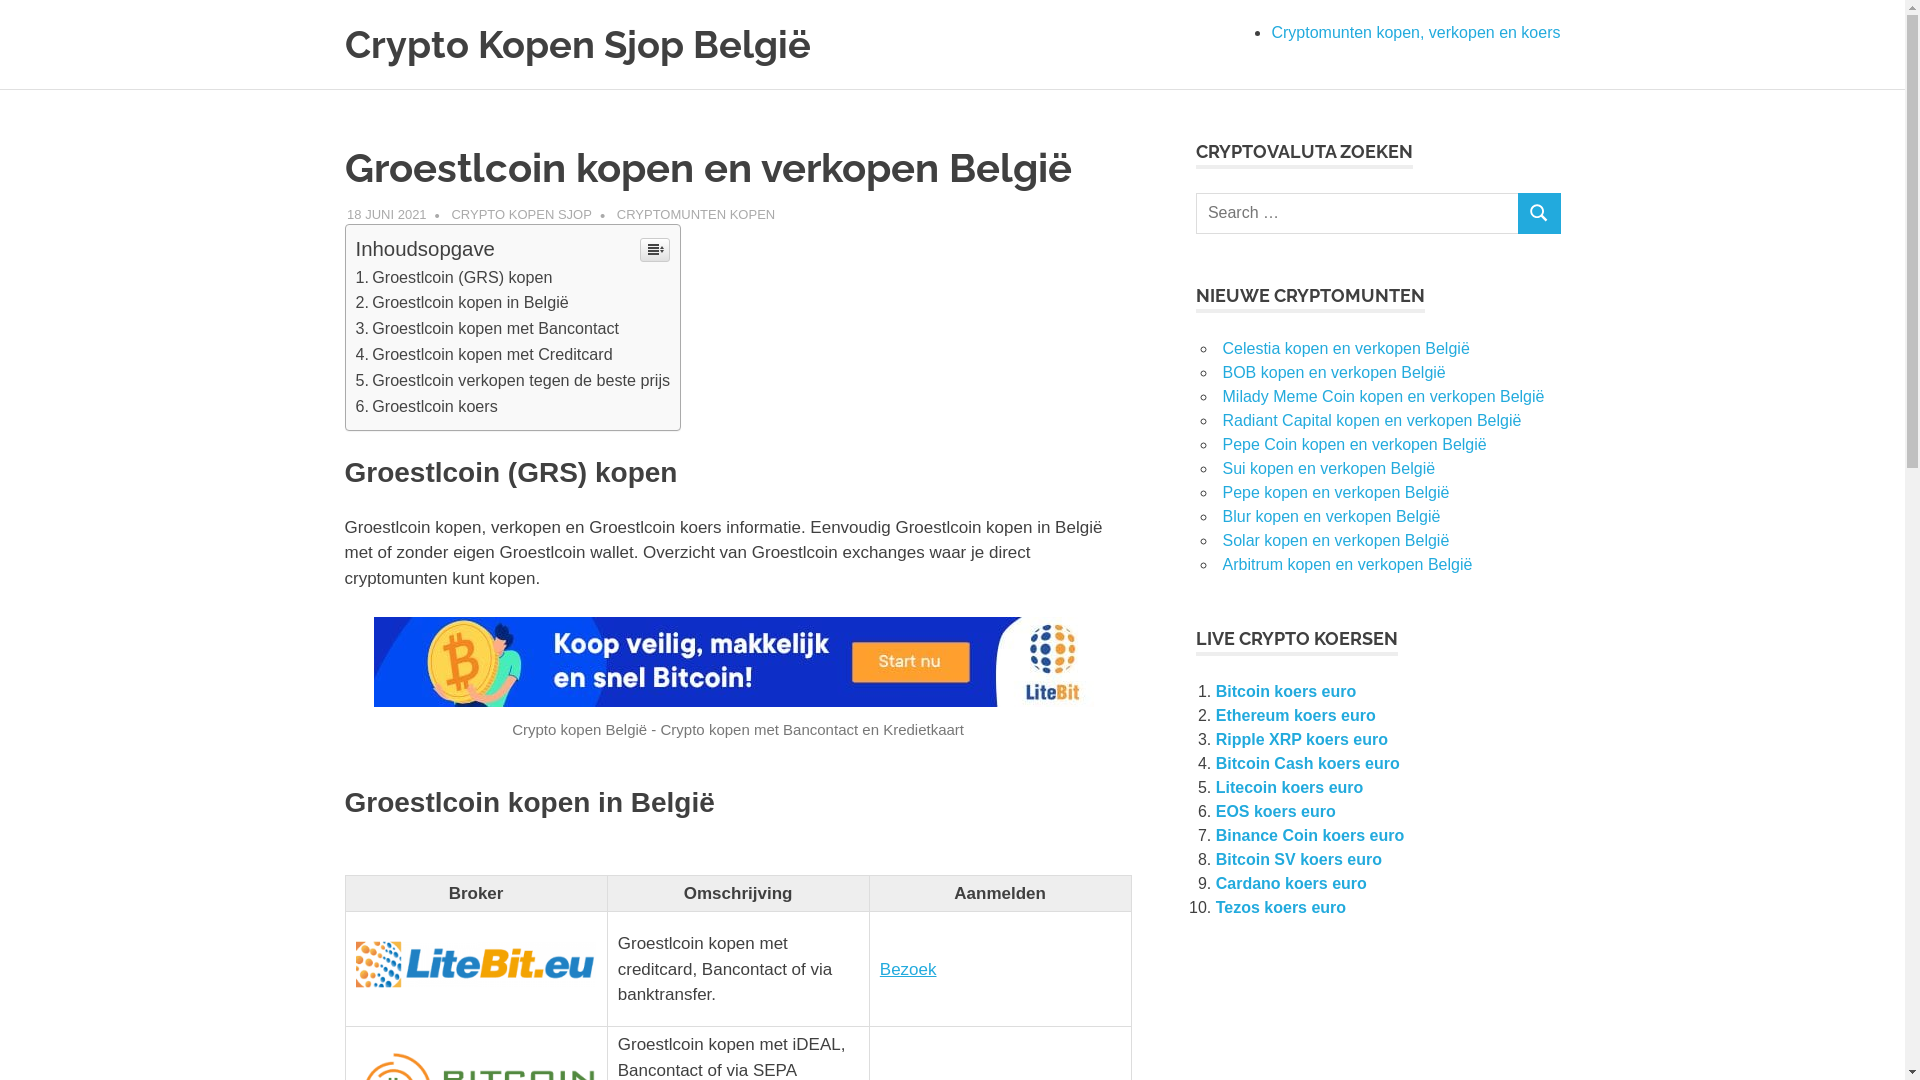 This screenshot has width=1920, height=1080. What do you see at coordinates (1299, 858) in the screenshot?
I see `'Bitcoin SV koers euro'` at bounding box center [1299, 858].